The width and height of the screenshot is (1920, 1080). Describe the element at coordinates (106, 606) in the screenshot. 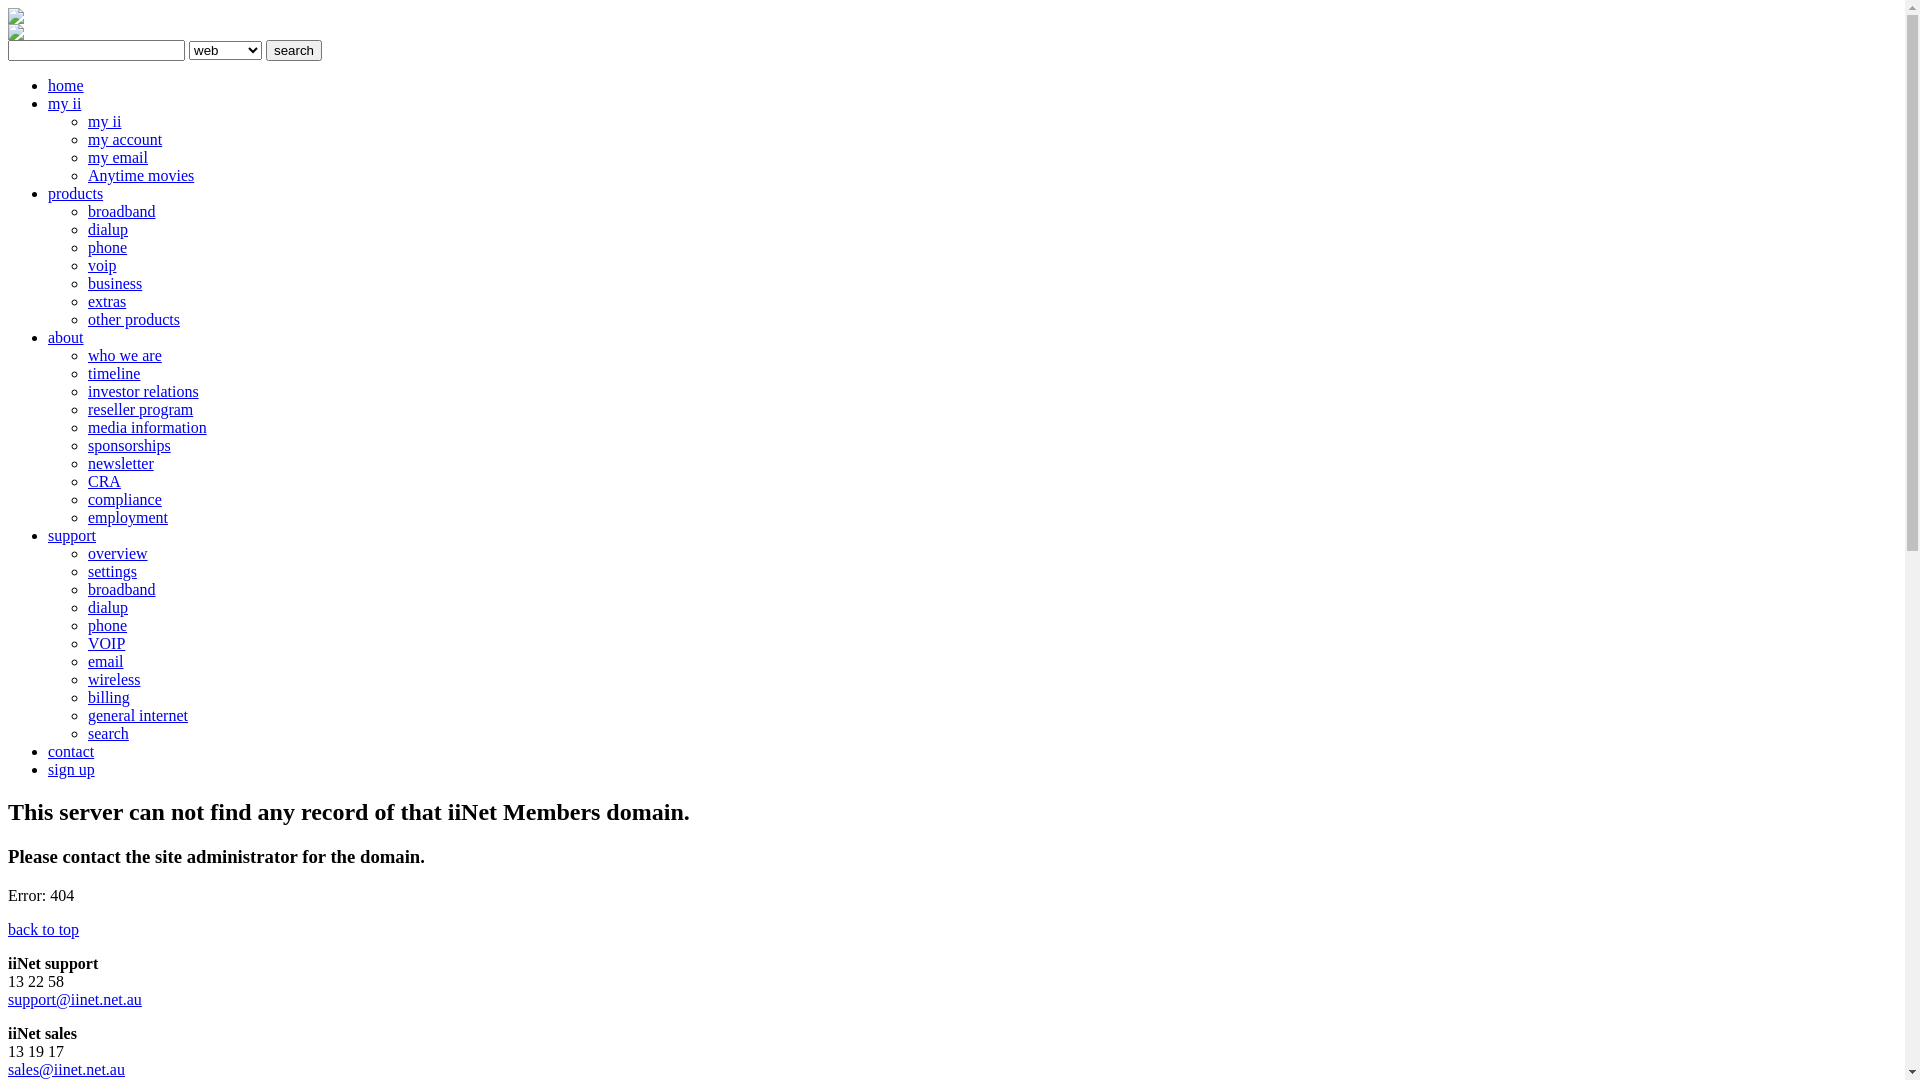

I see `'dialup'` at that location.